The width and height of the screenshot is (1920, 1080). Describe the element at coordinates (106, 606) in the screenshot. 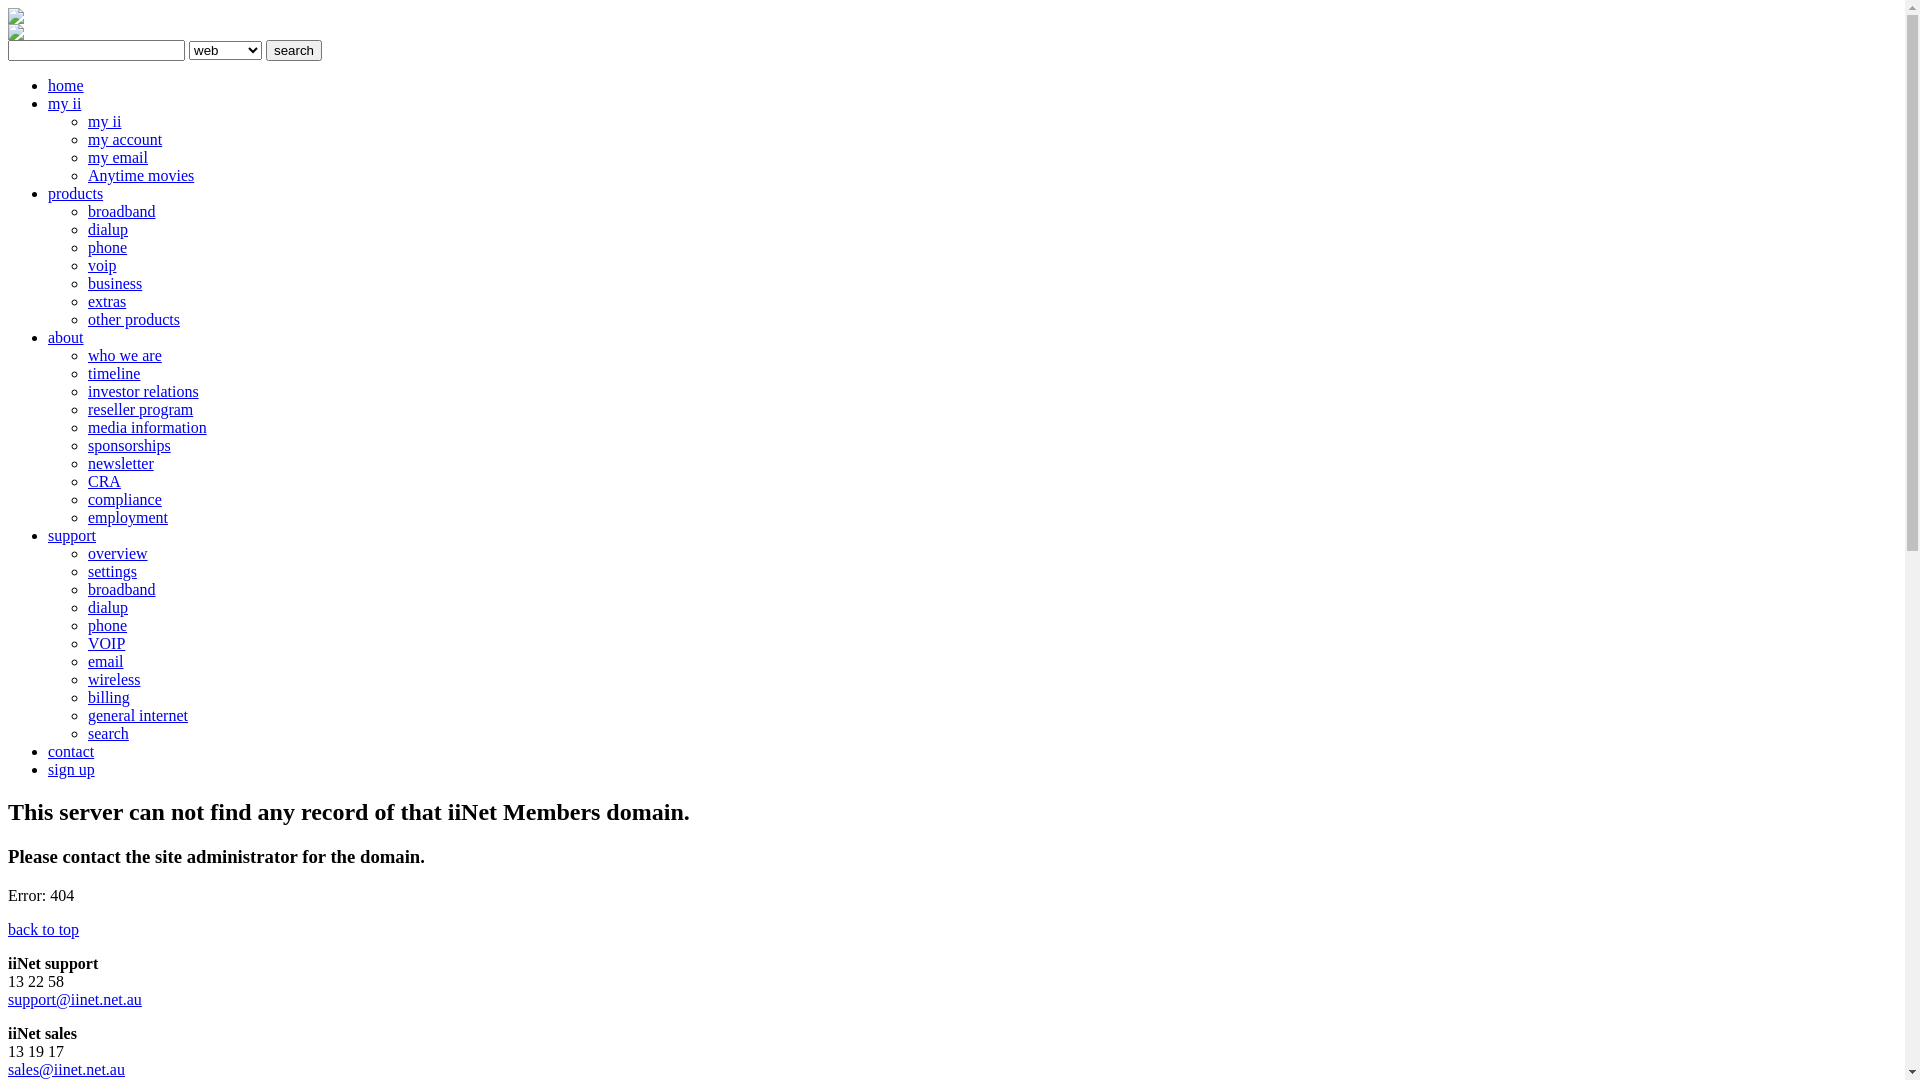

I see `'dialup'` at that location.